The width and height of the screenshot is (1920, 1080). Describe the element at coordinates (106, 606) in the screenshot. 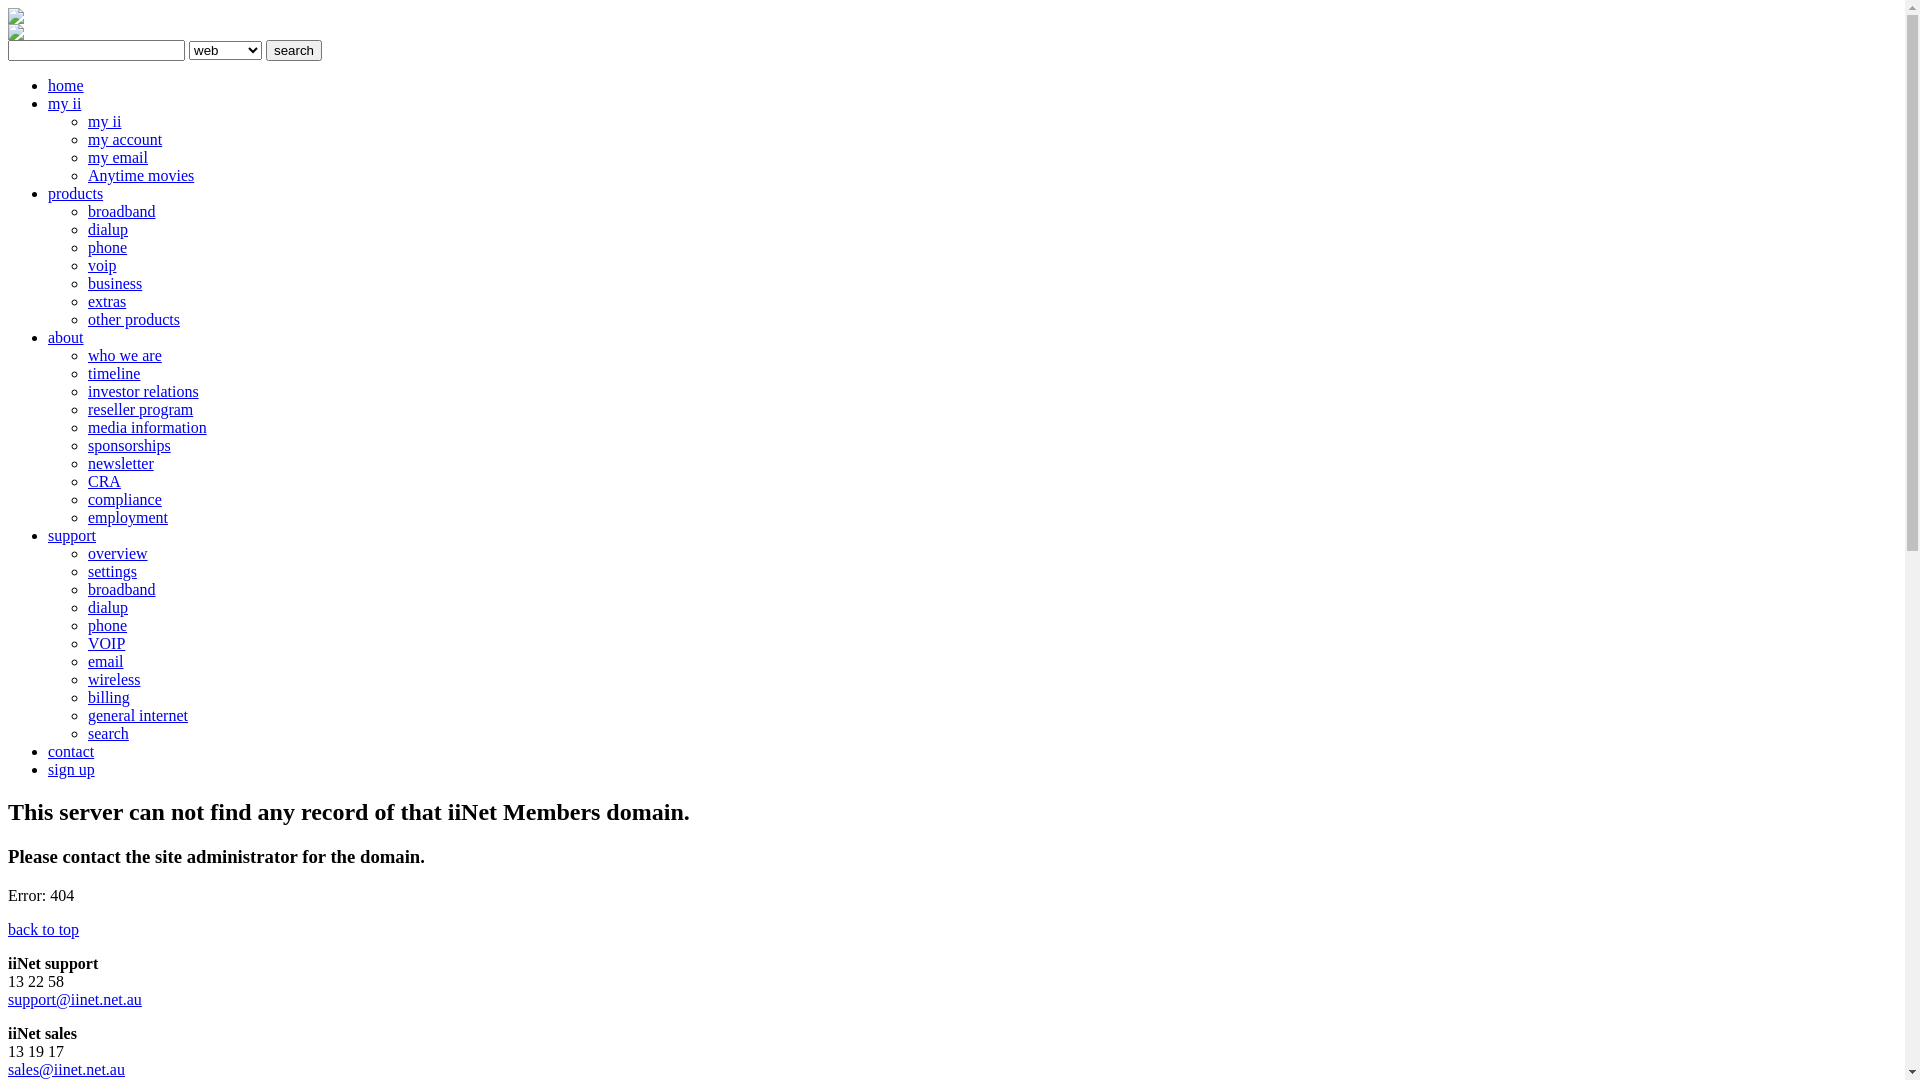

I see `'dialup'` at that location.